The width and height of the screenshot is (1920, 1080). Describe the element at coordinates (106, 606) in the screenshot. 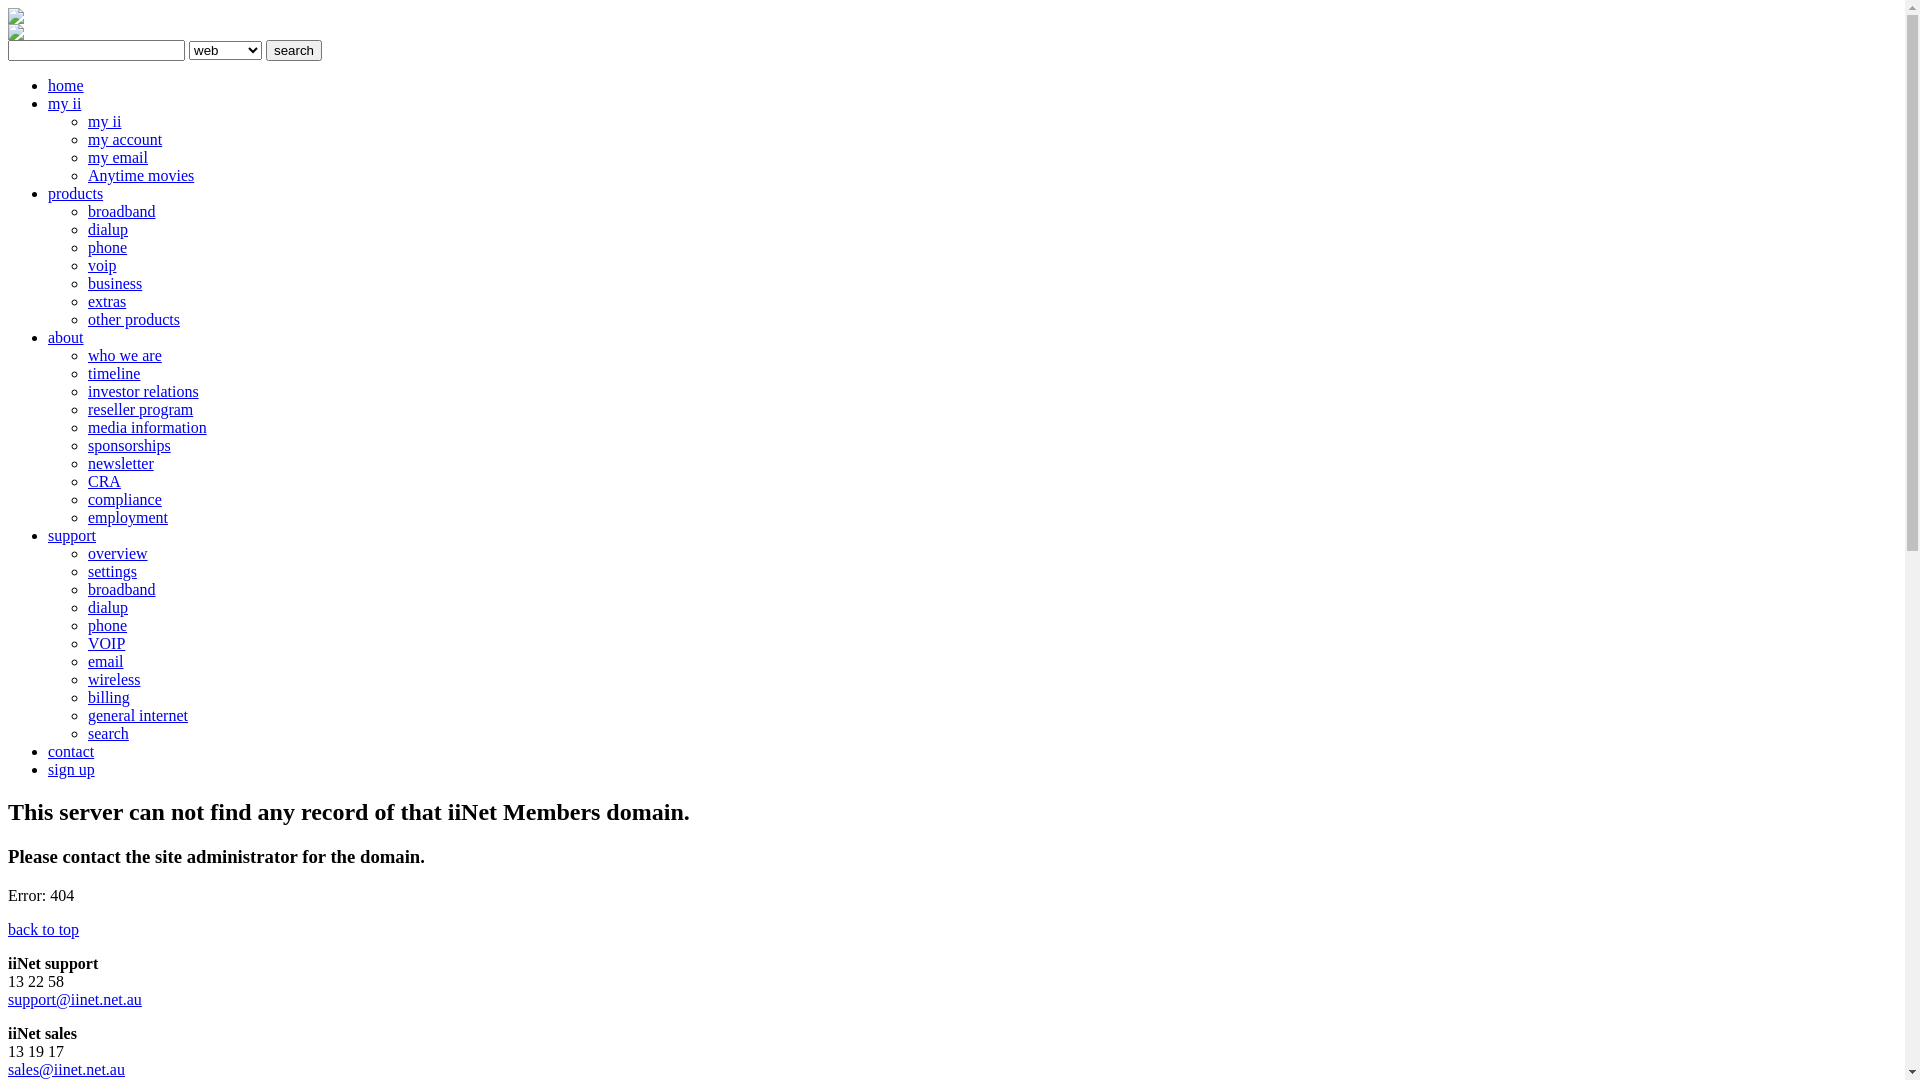

I see `'dialup'` at that location.